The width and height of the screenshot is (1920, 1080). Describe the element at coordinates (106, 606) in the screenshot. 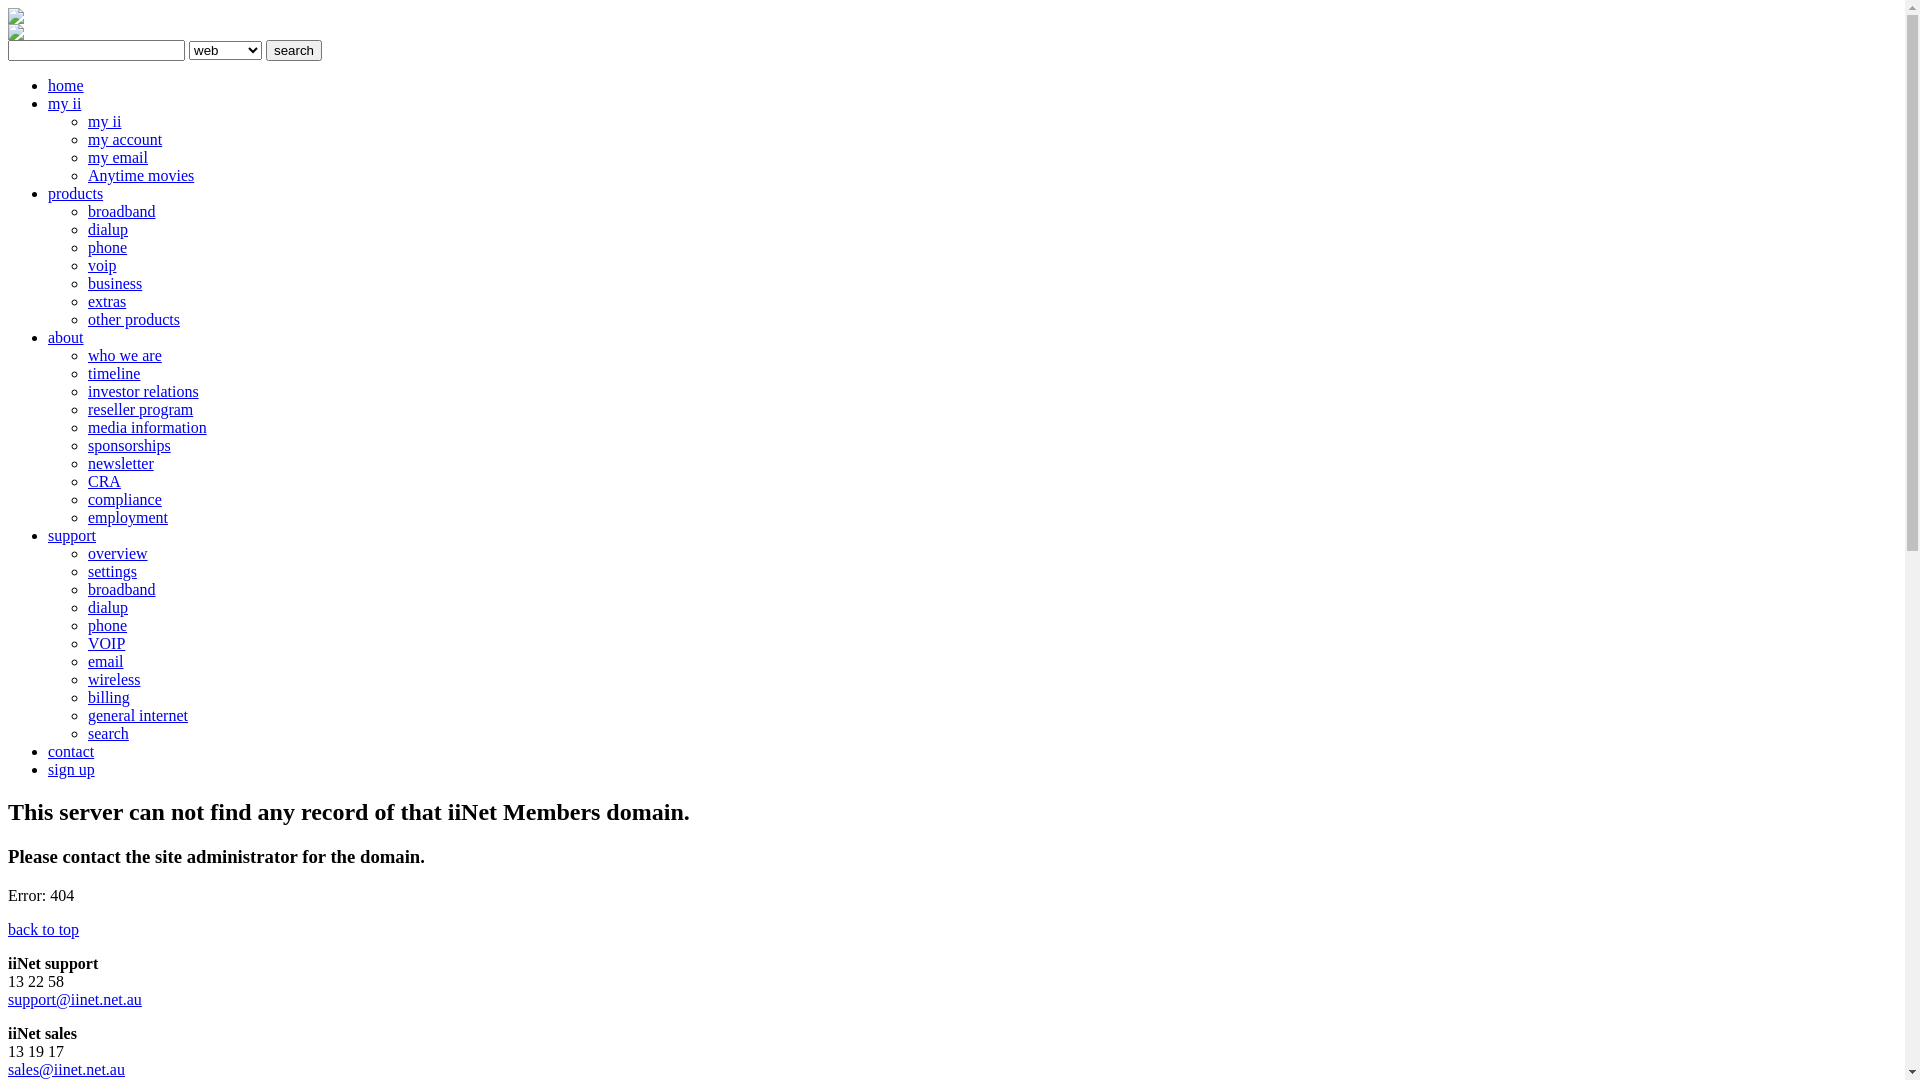

I see `'dialup'` at that location.